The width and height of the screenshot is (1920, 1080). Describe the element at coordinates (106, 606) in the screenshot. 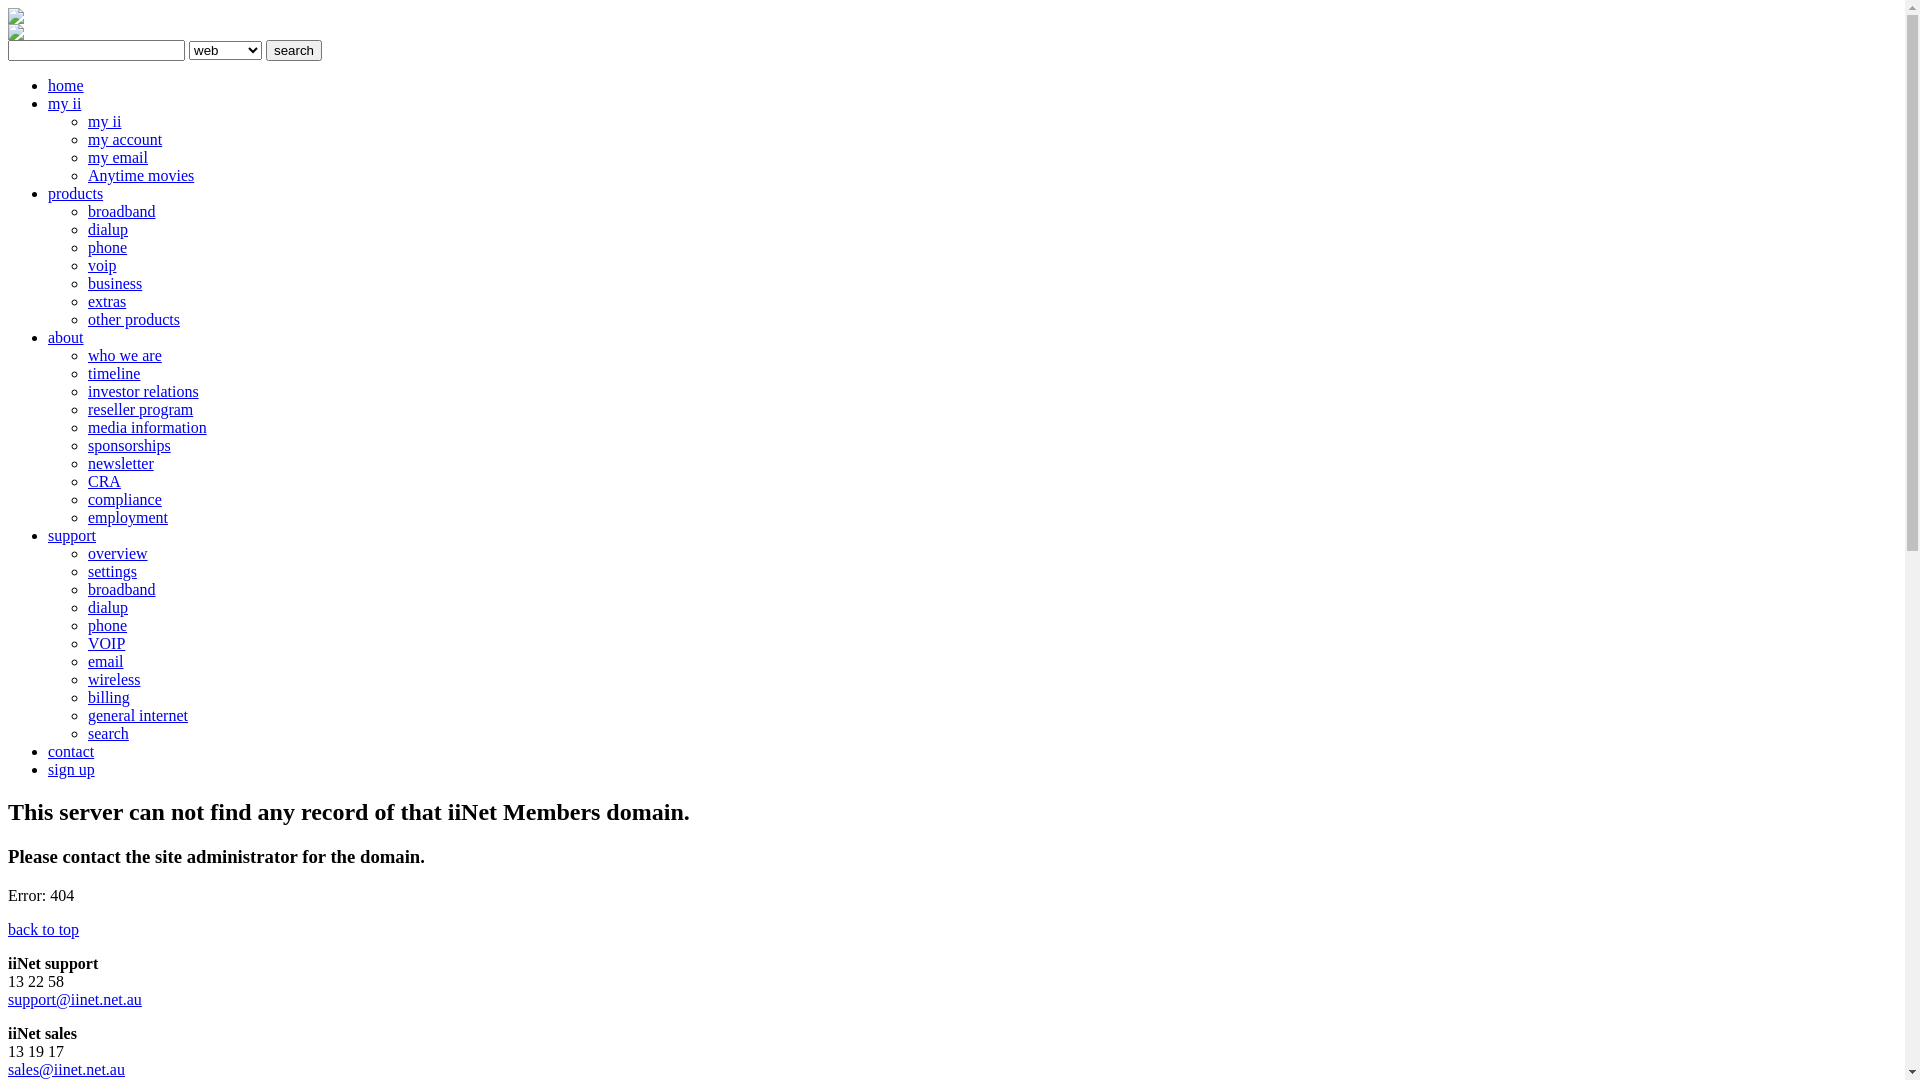

I see `'dialup'` at that location.